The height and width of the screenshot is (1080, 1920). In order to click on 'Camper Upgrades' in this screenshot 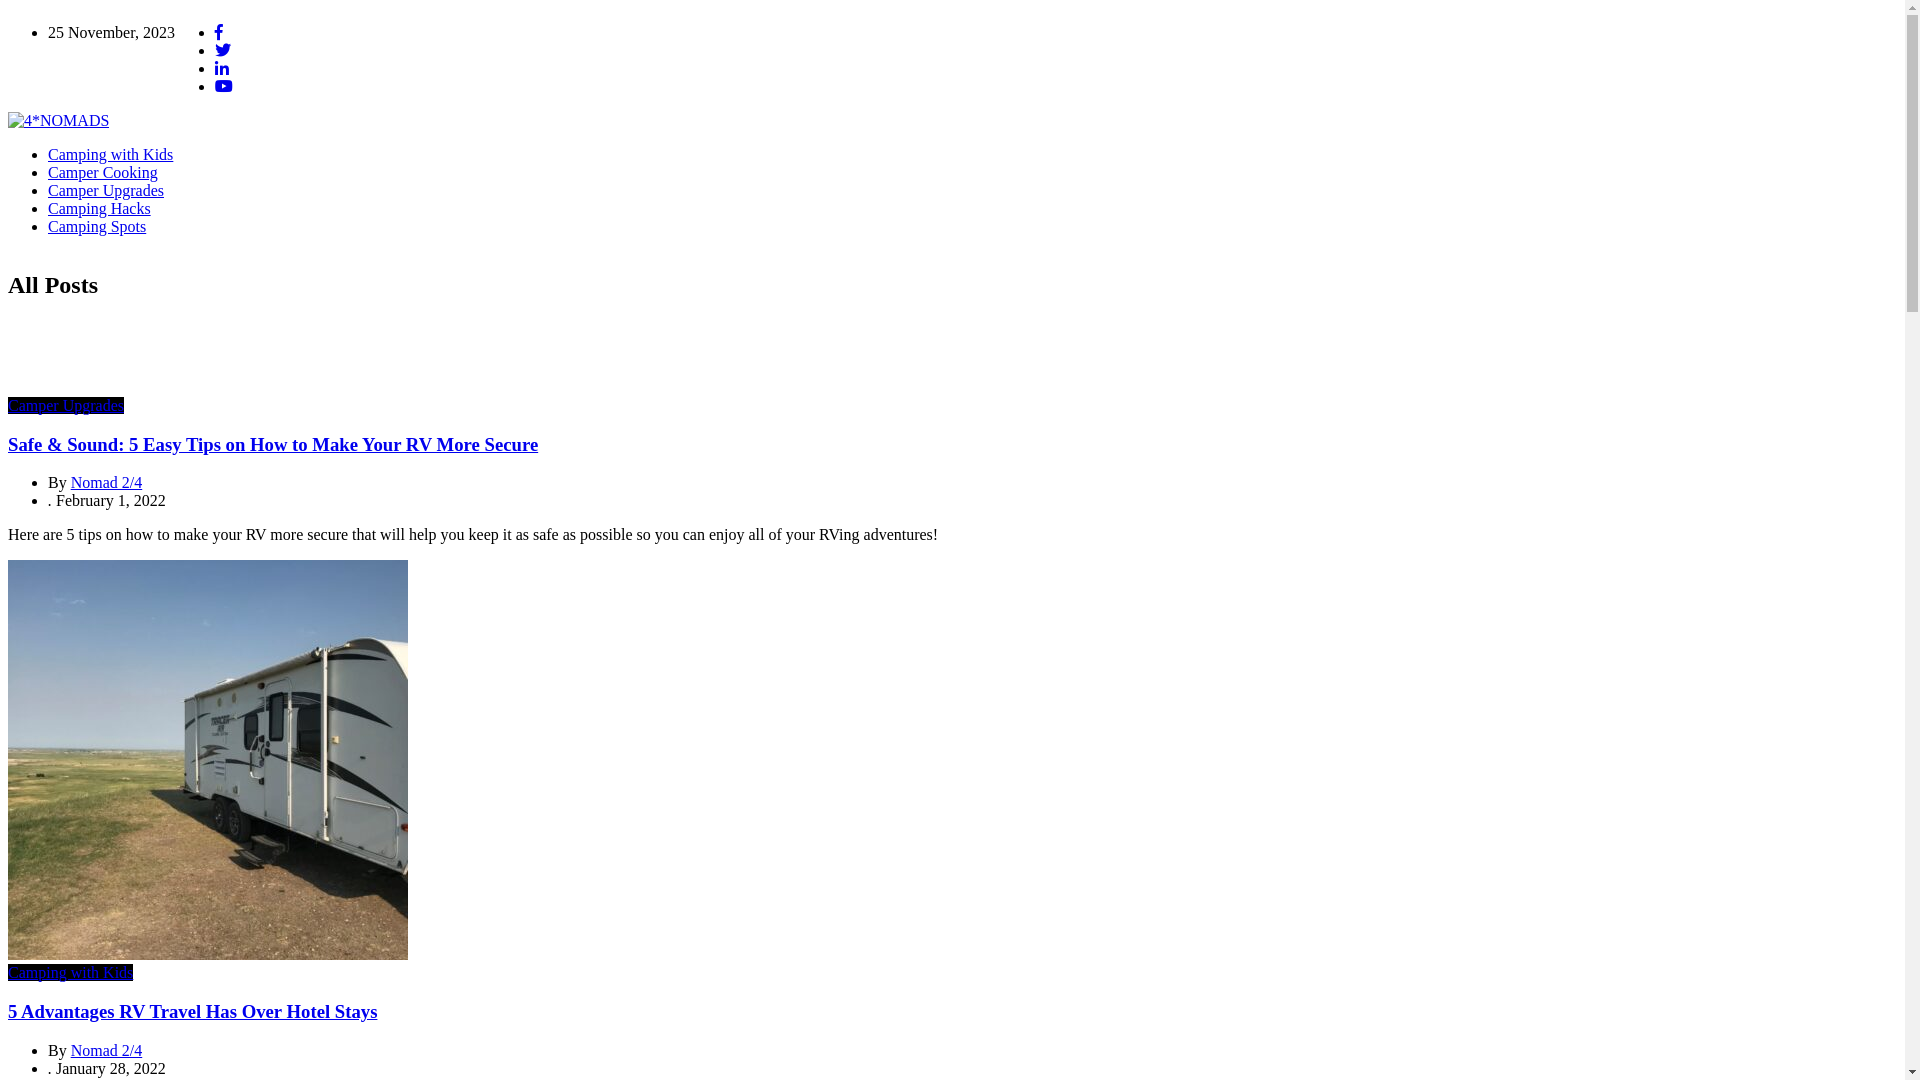, I will do `click(48, 190)`.